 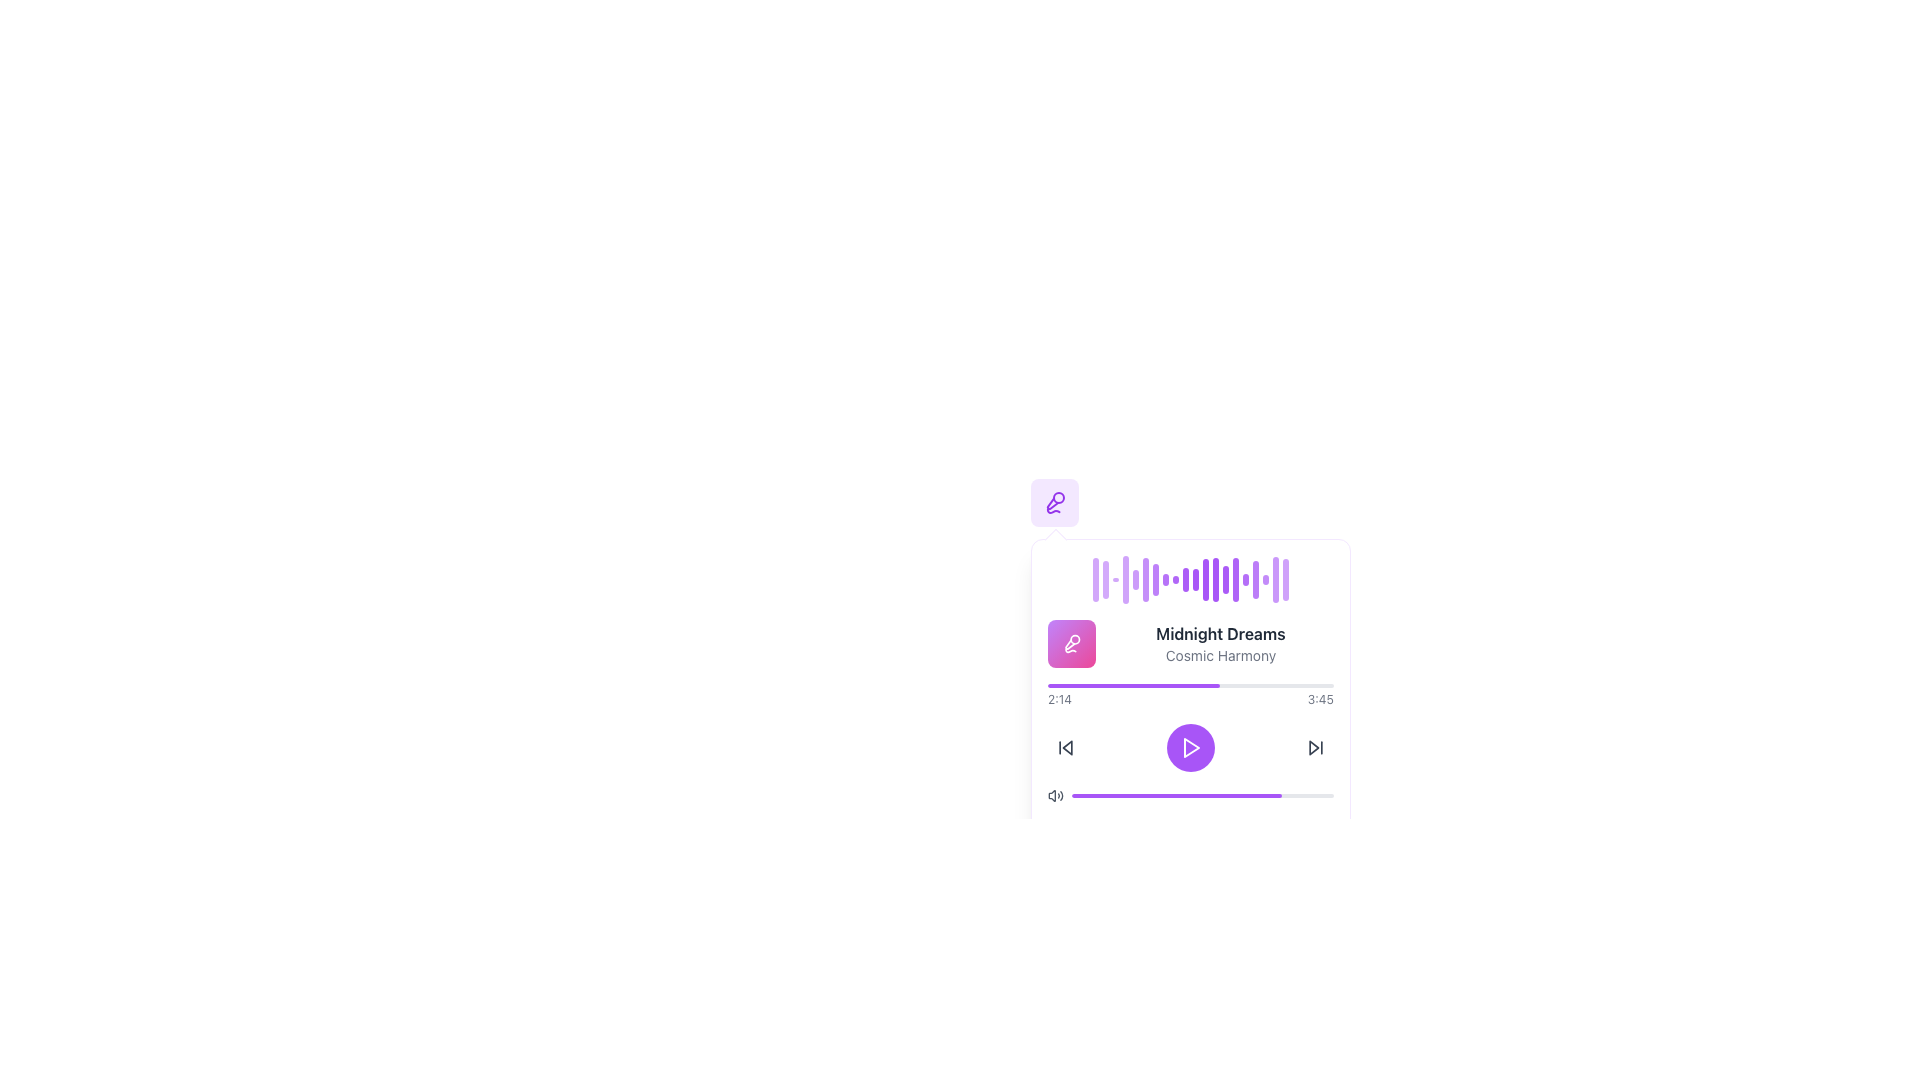 What do you see at coordinates (1219, 633) in the screenshot?
I see `text content of the 'Midnight Dreams' label, which is styled in bold dark gray and positioned above 'Cosmic Harmony' within a card-like interface` at bounding box center [1219, 633].